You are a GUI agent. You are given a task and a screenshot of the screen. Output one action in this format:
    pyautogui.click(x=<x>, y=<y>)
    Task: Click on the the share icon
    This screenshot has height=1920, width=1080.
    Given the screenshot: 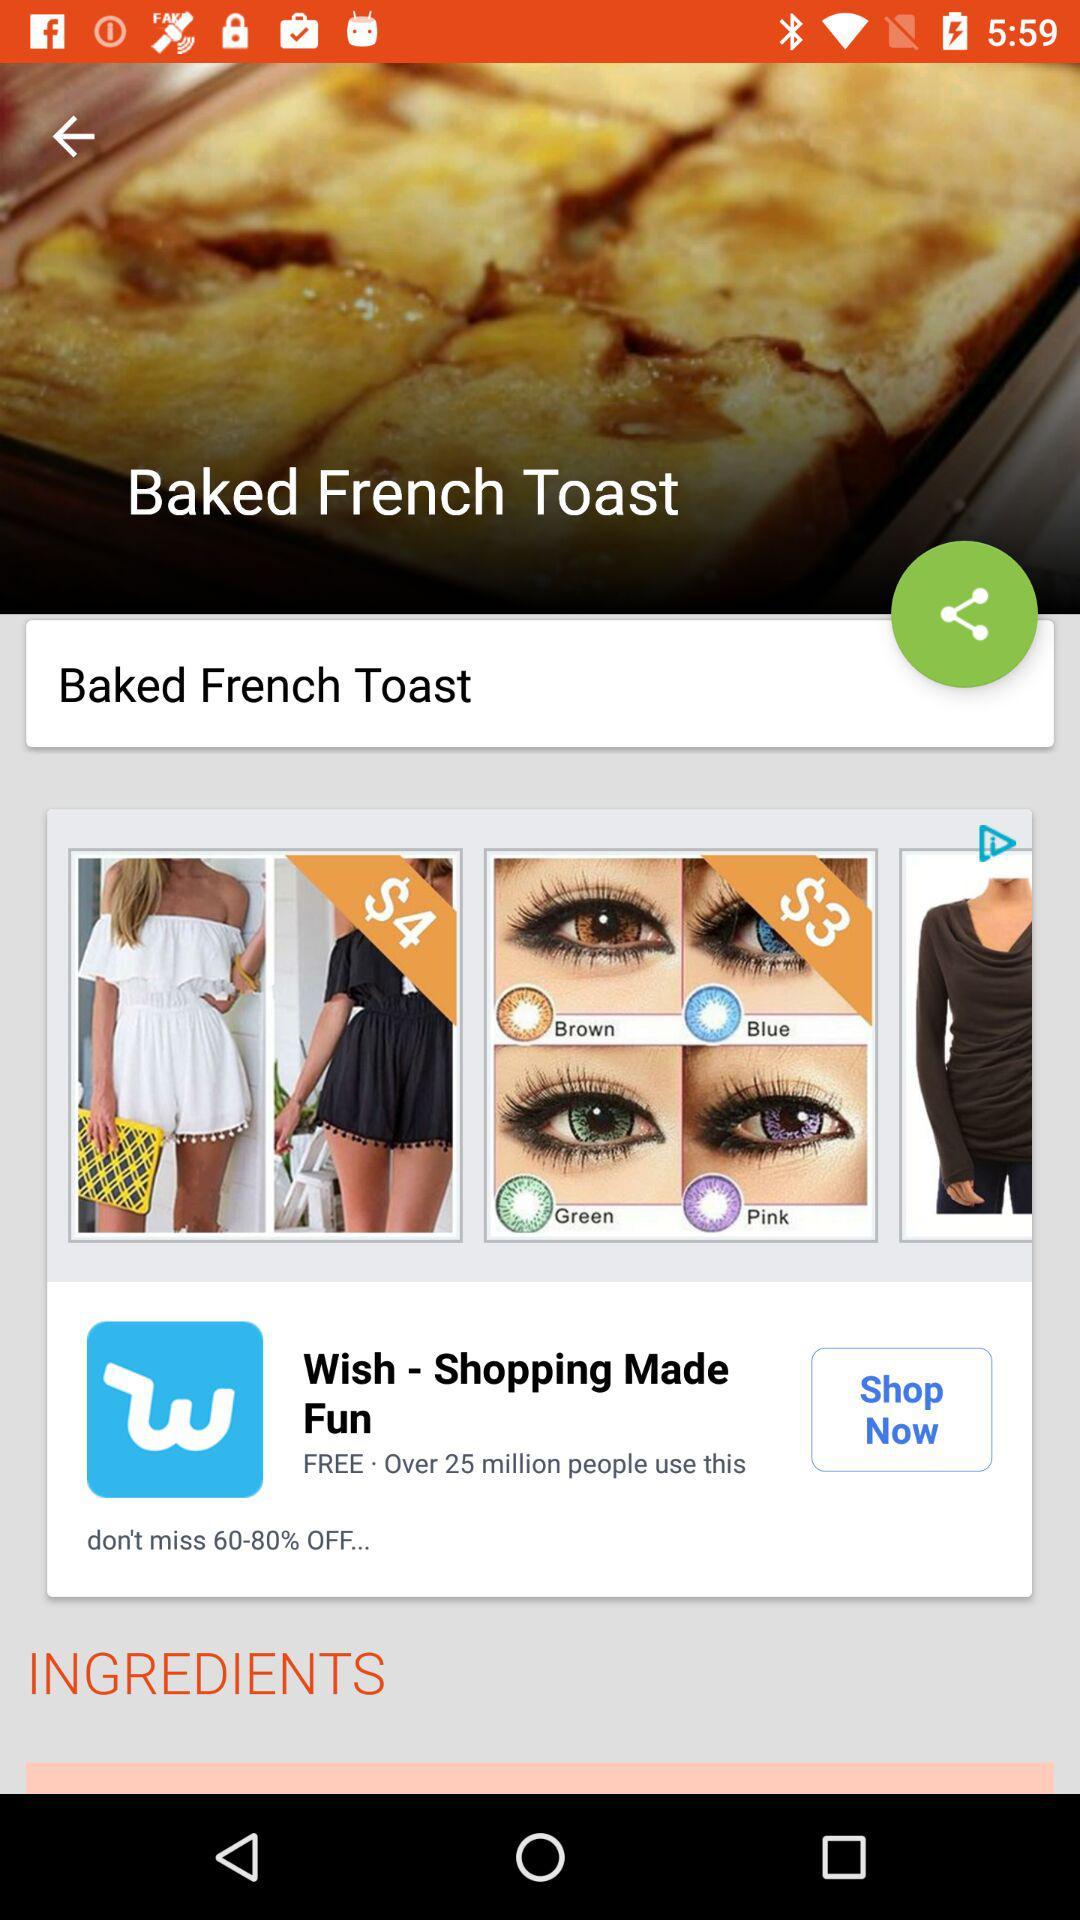 What is the action you would take?
    pyautogui.click(x=963, y=613)
    